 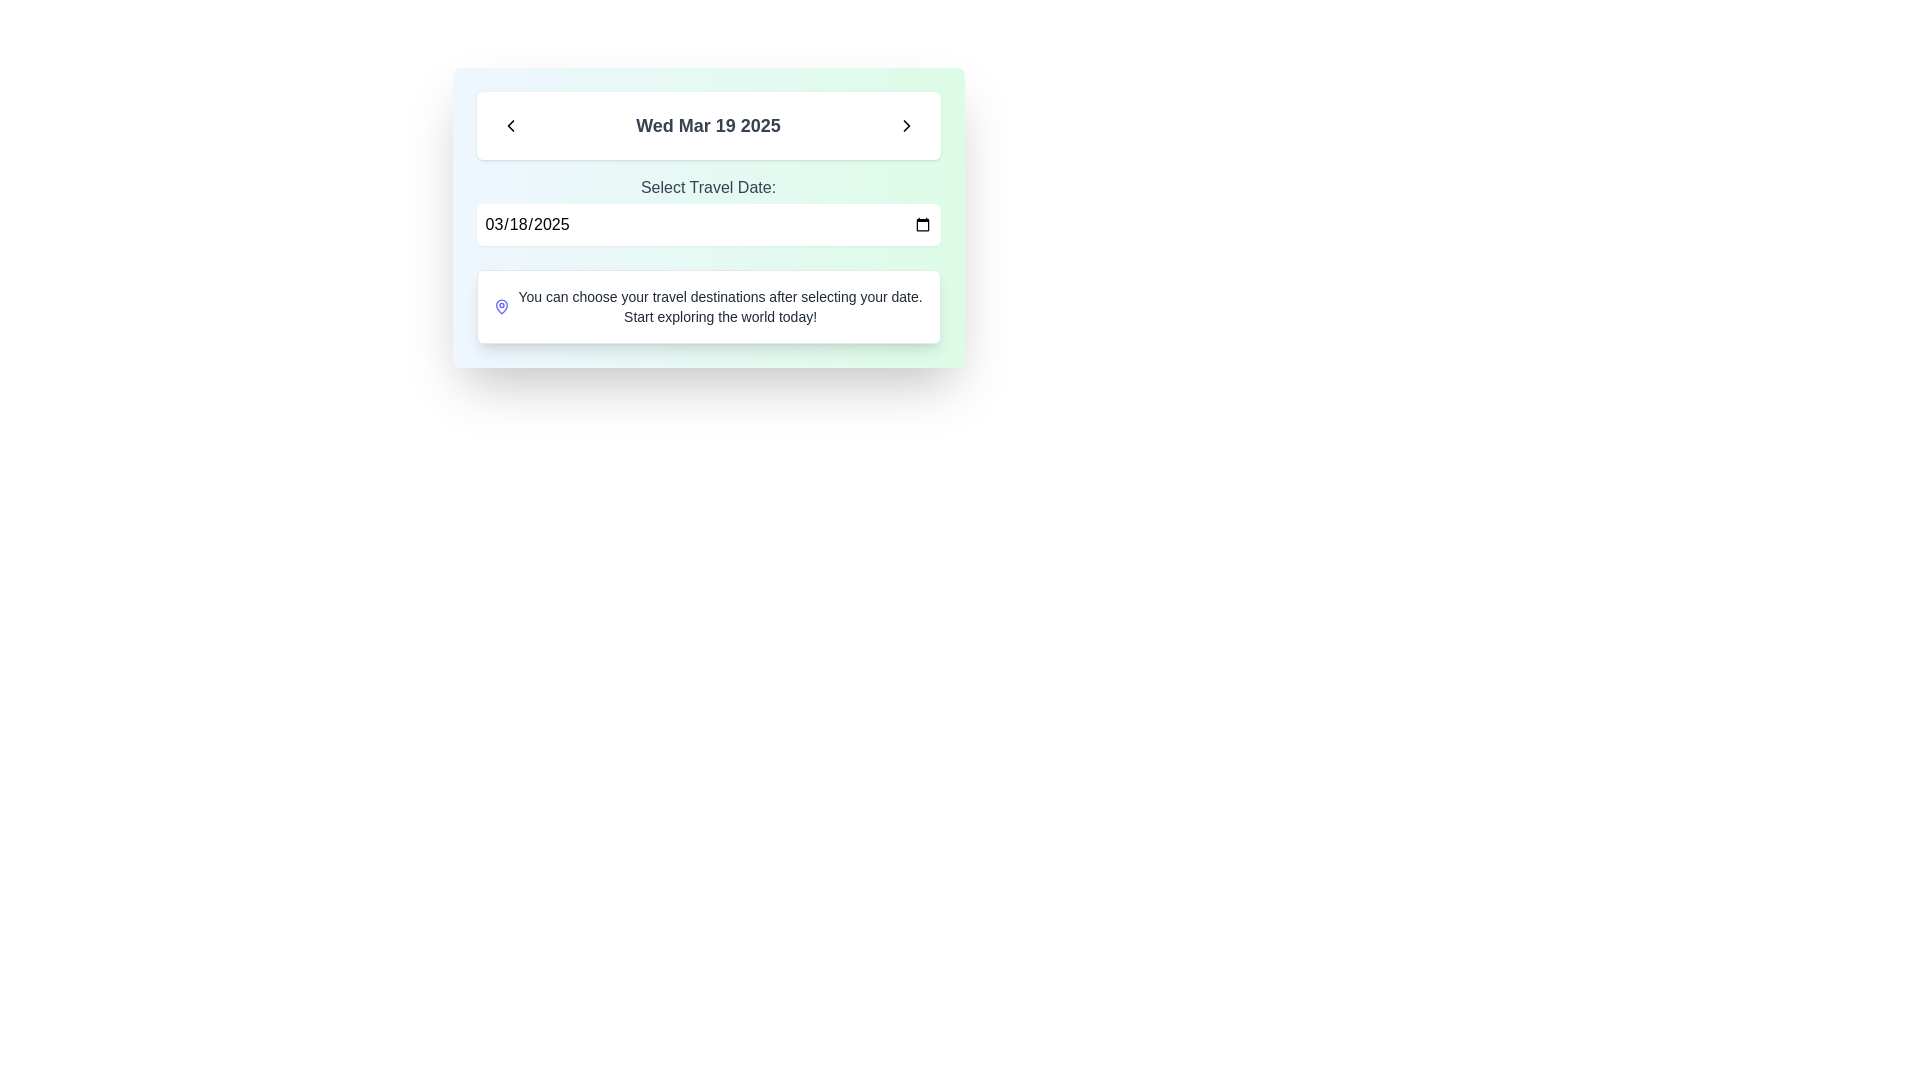 I want to click on the rightward-pointing chevron icon in the top-right corner of the green card layout, so click(x=905, y=126).